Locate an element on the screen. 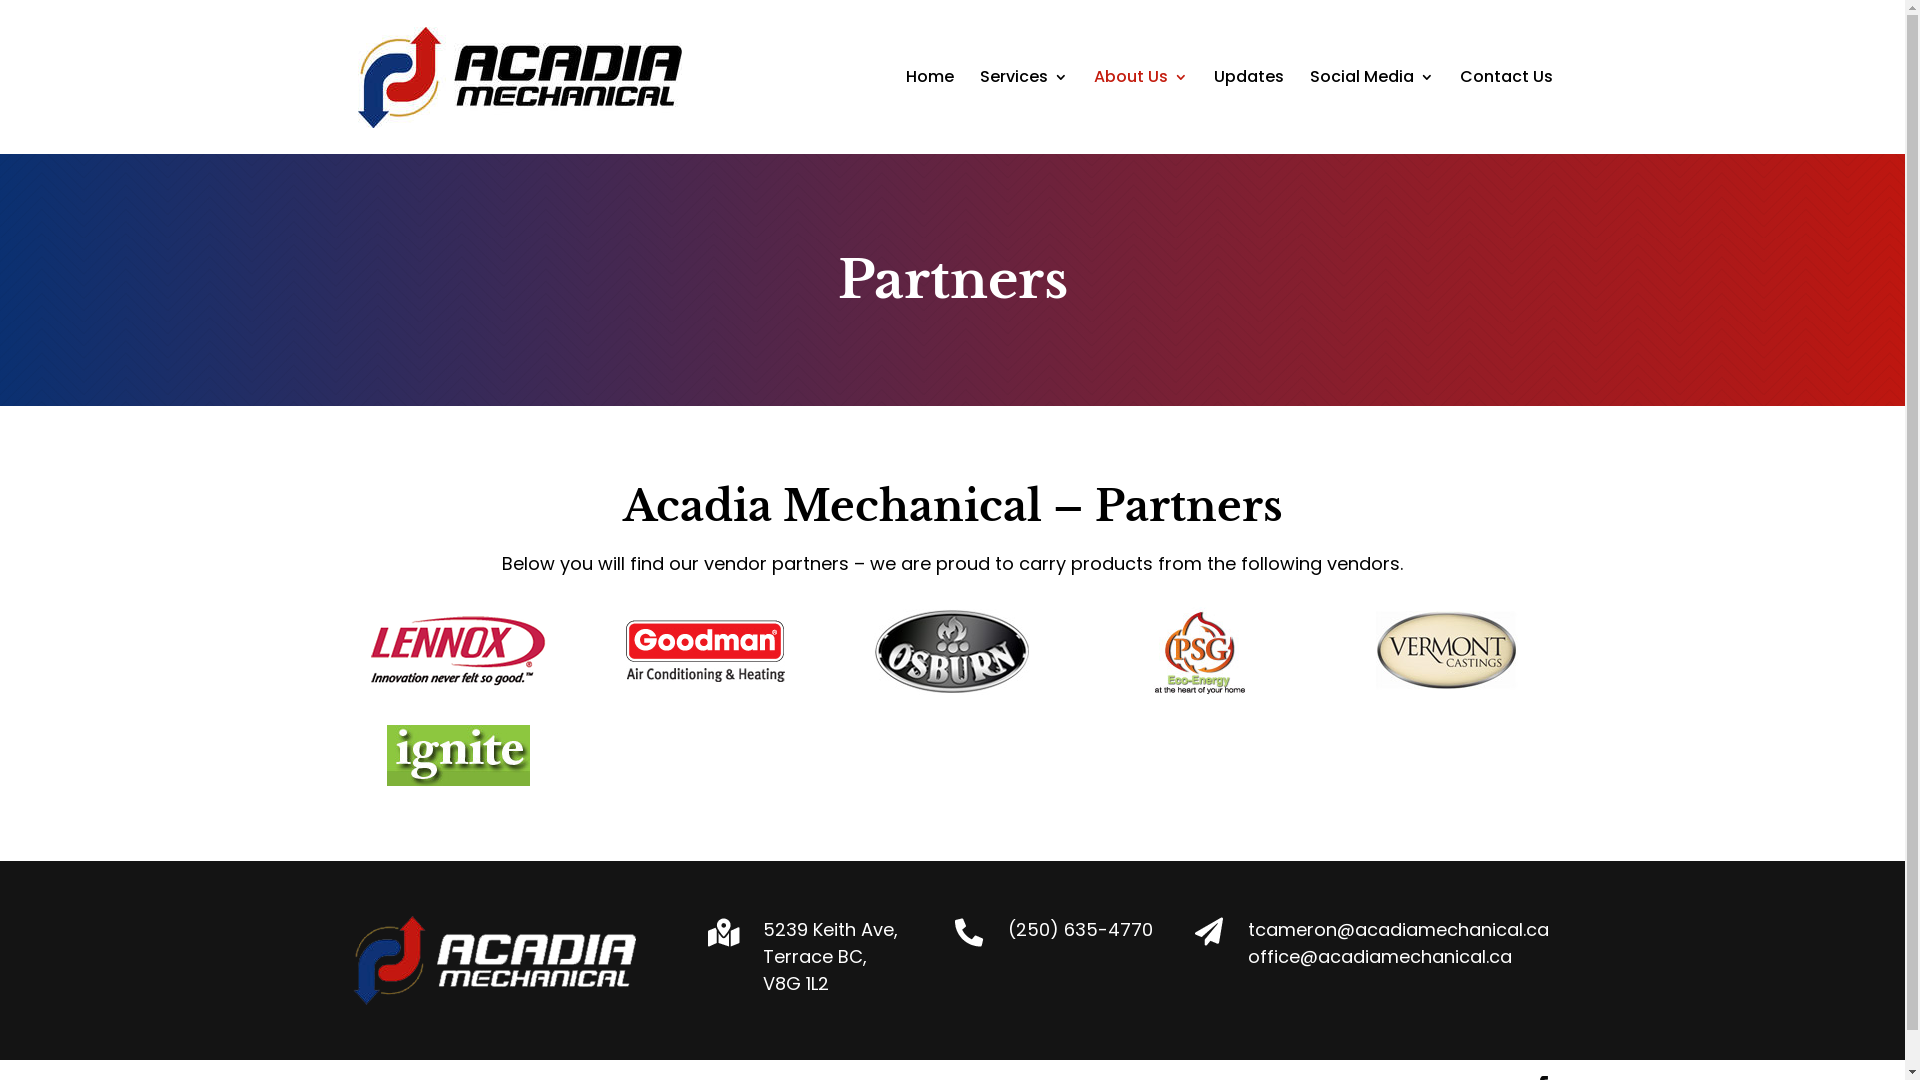  'lennoxLogo' is located at coordinates (370, 651).